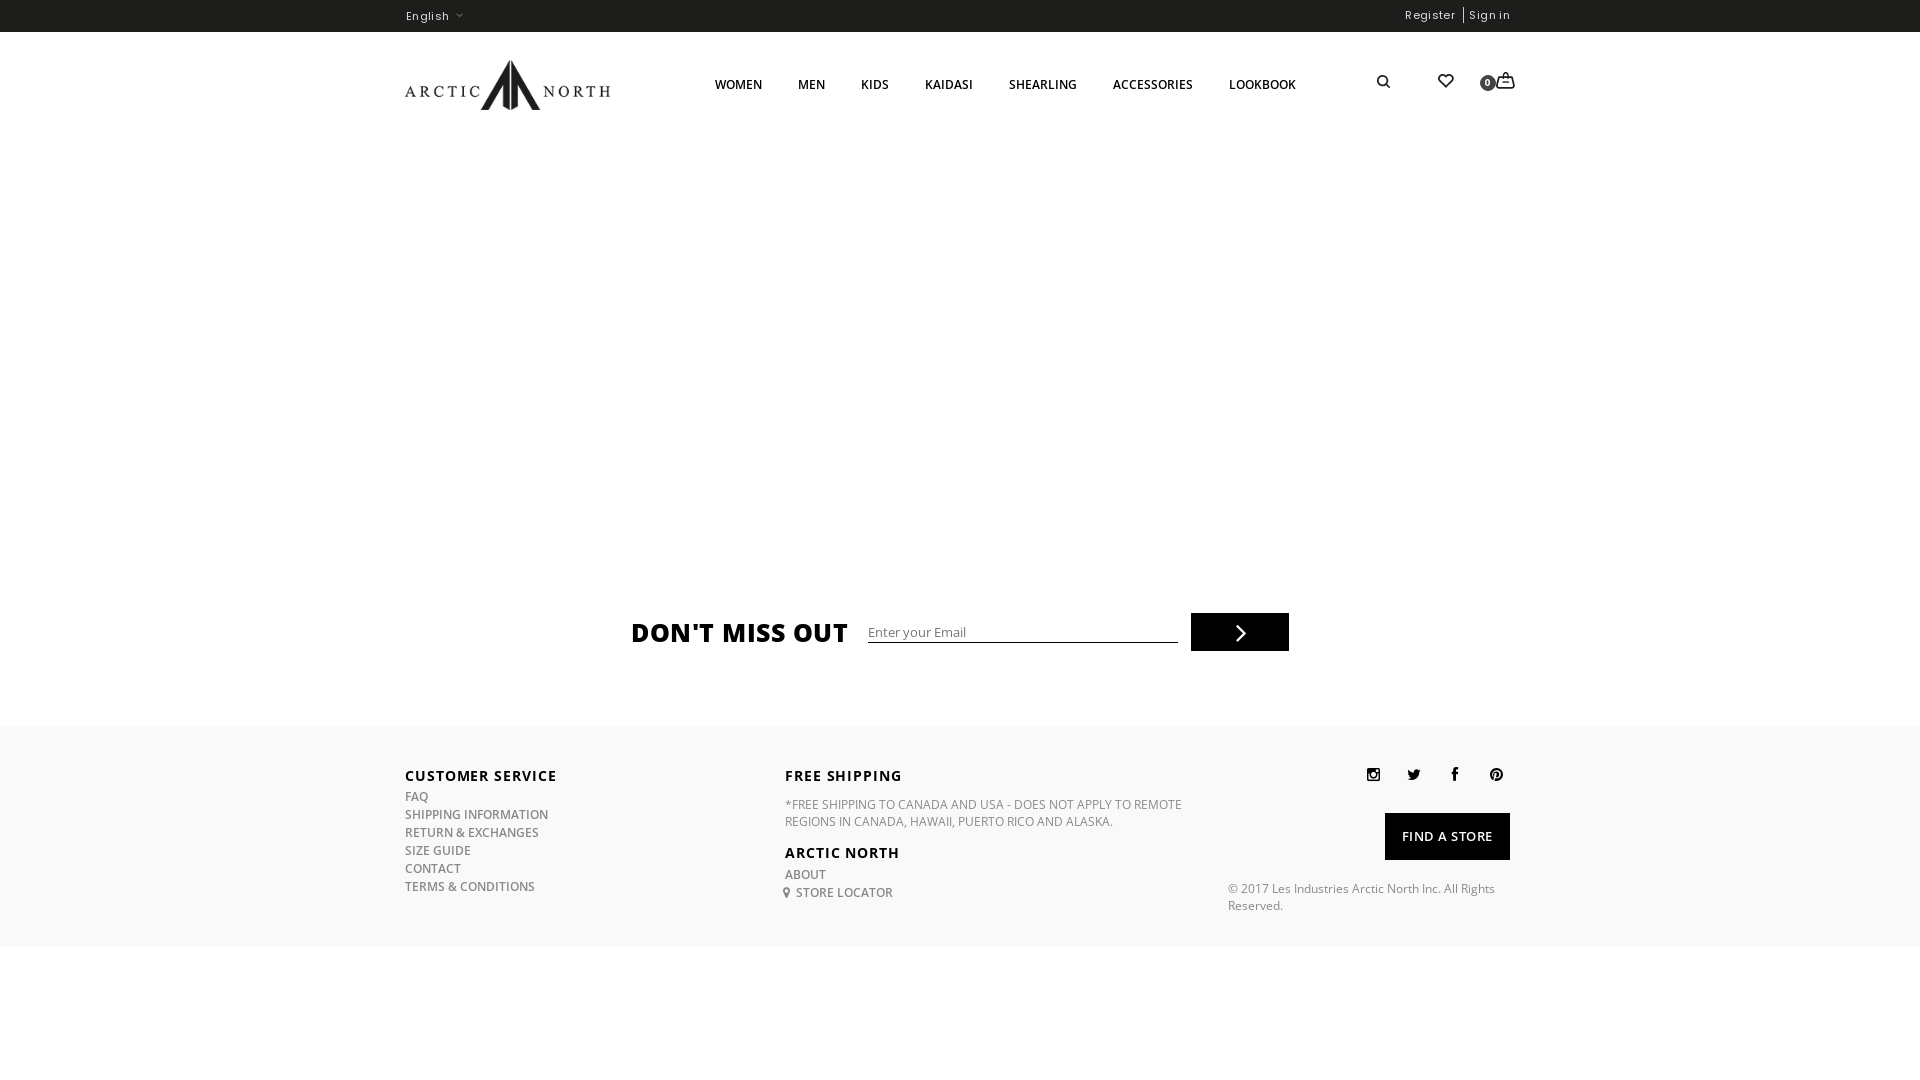  Describe the element at coordinates (1496, 773) in the screenshot. I see `'Pinterest'` at that location.